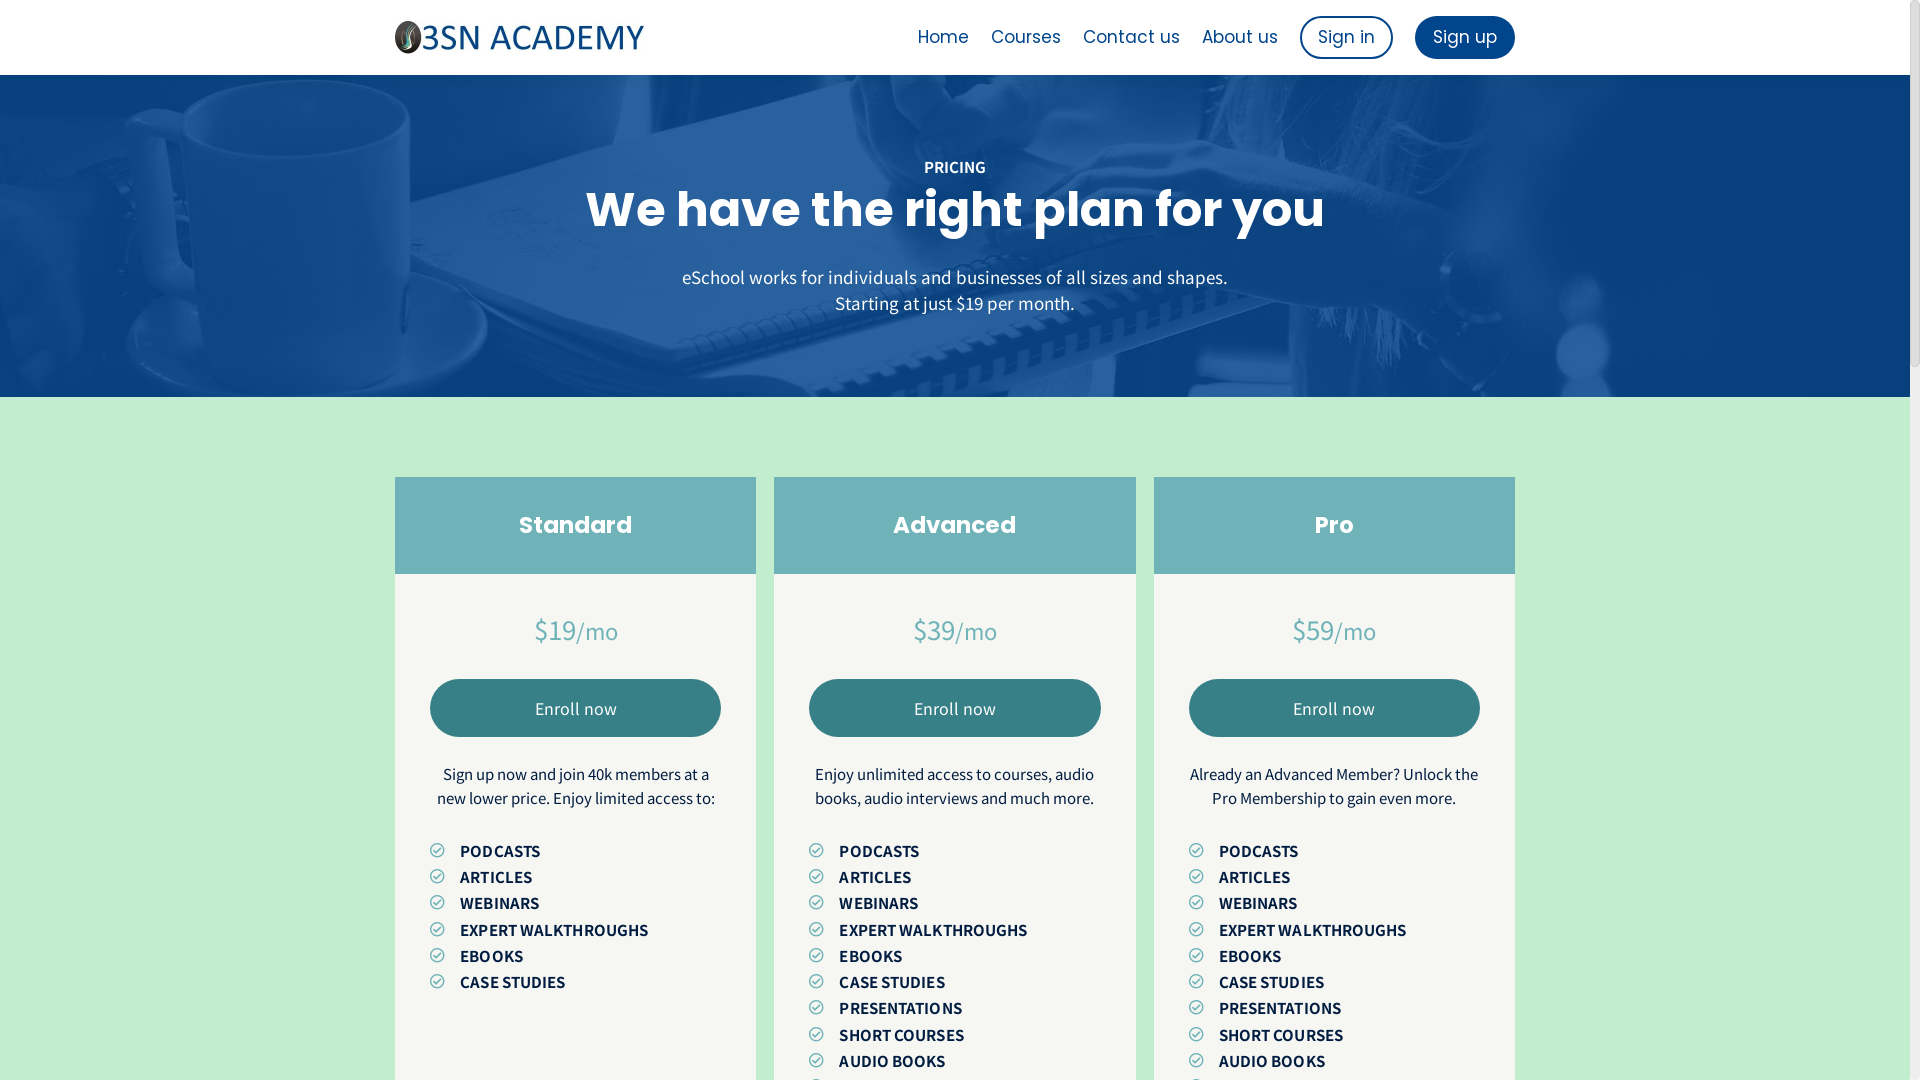  What do you see at coordinates (1131, 37) in the screenshot?
I see `'Contact us'` at bounding box center [1131, 37].